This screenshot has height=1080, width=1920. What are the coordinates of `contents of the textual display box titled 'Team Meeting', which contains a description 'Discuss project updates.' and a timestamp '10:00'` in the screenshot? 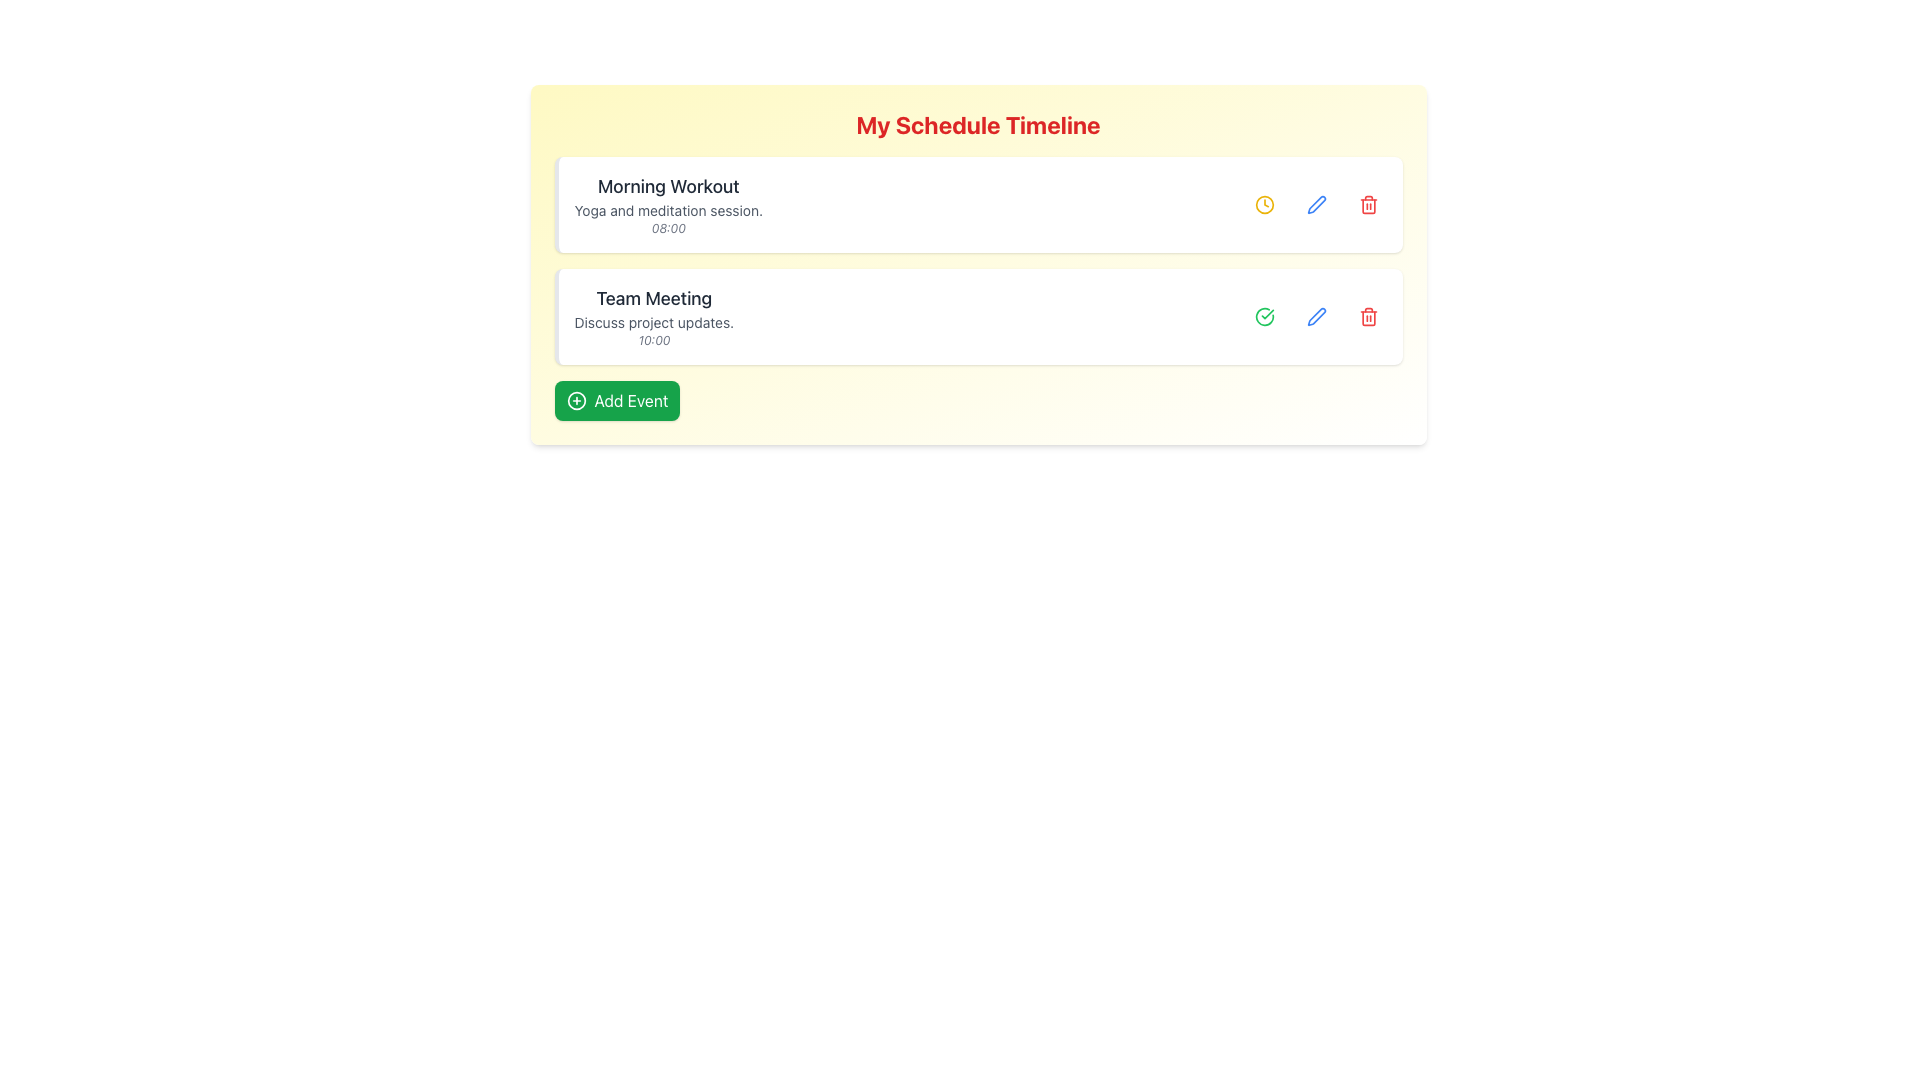 It's located at (654, 315).